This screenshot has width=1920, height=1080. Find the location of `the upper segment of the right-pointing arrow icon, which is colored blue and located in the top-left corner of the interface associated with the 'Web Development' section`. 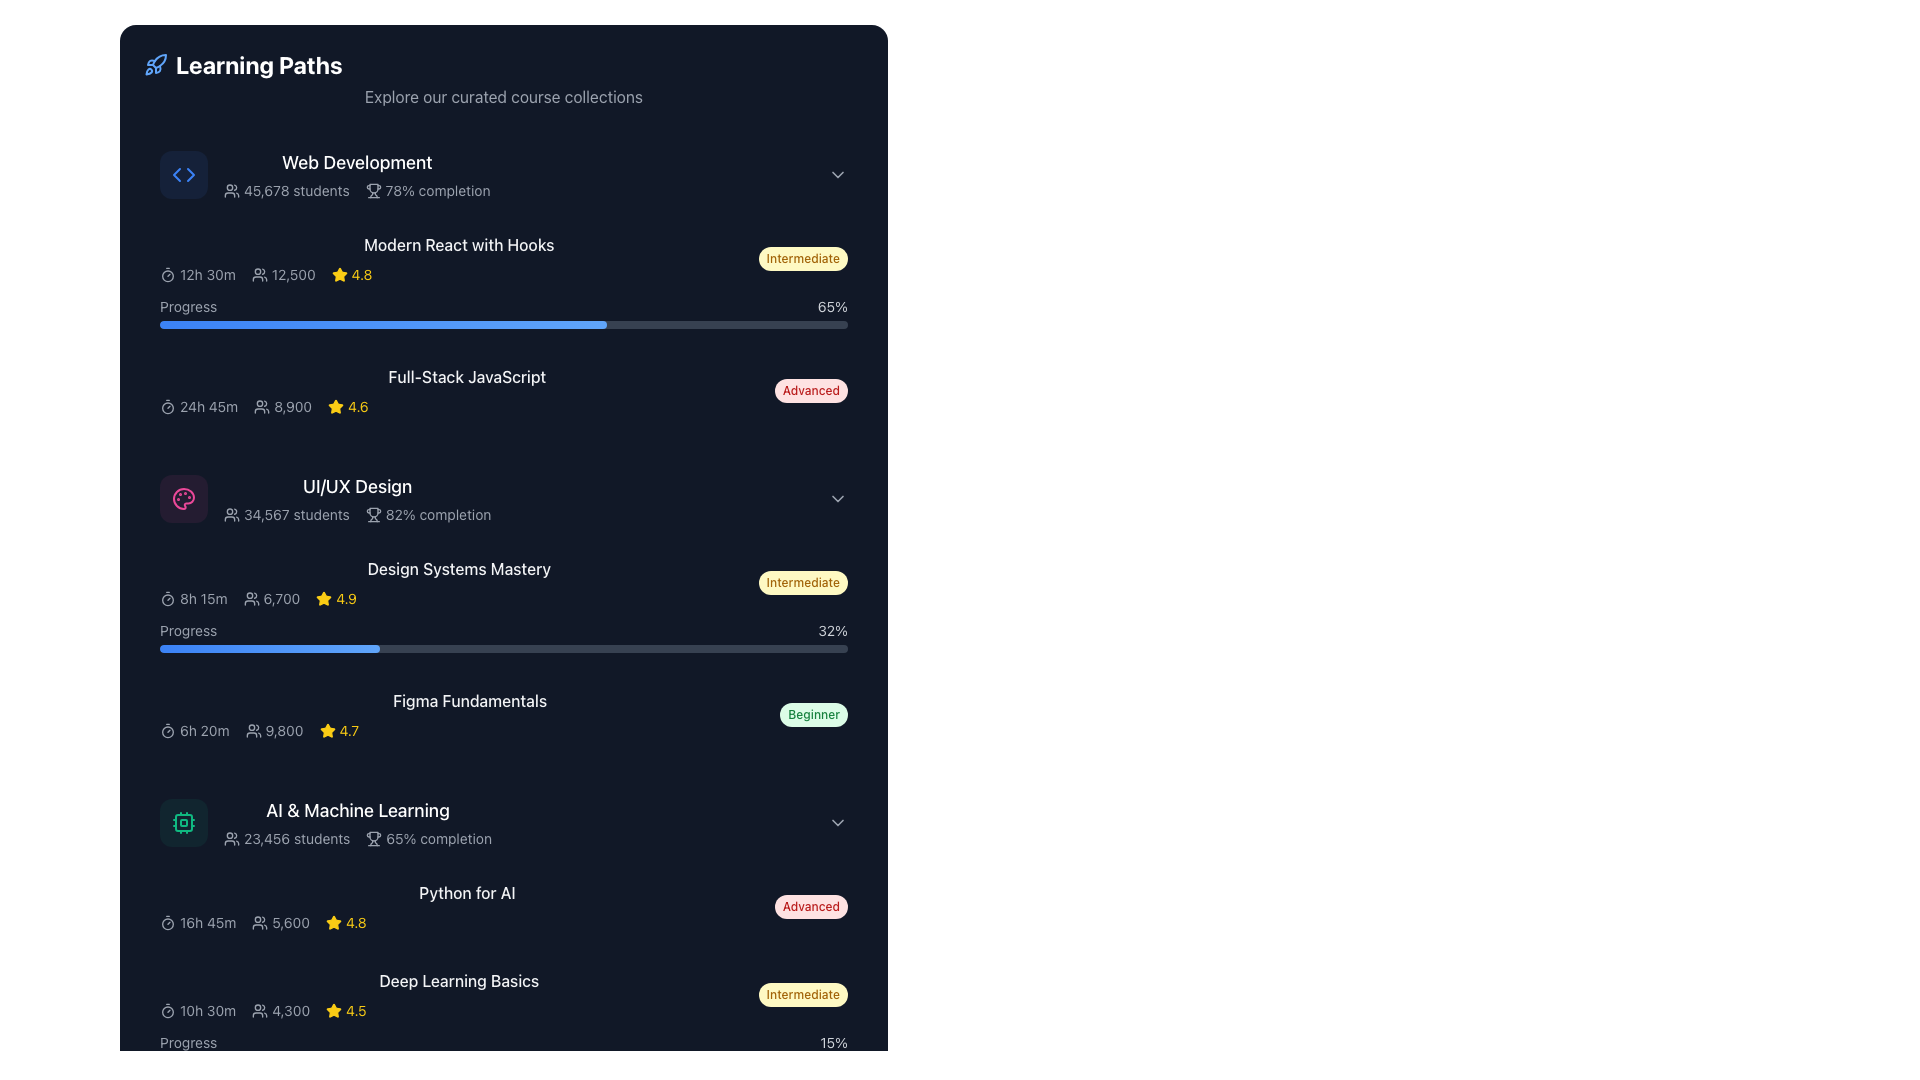

the upper segment of the right-pointing arrow icon, which is colored blue and located in the top-left corner of the interface associated with the 'Web Development' section is located at coordinates (191, 173).